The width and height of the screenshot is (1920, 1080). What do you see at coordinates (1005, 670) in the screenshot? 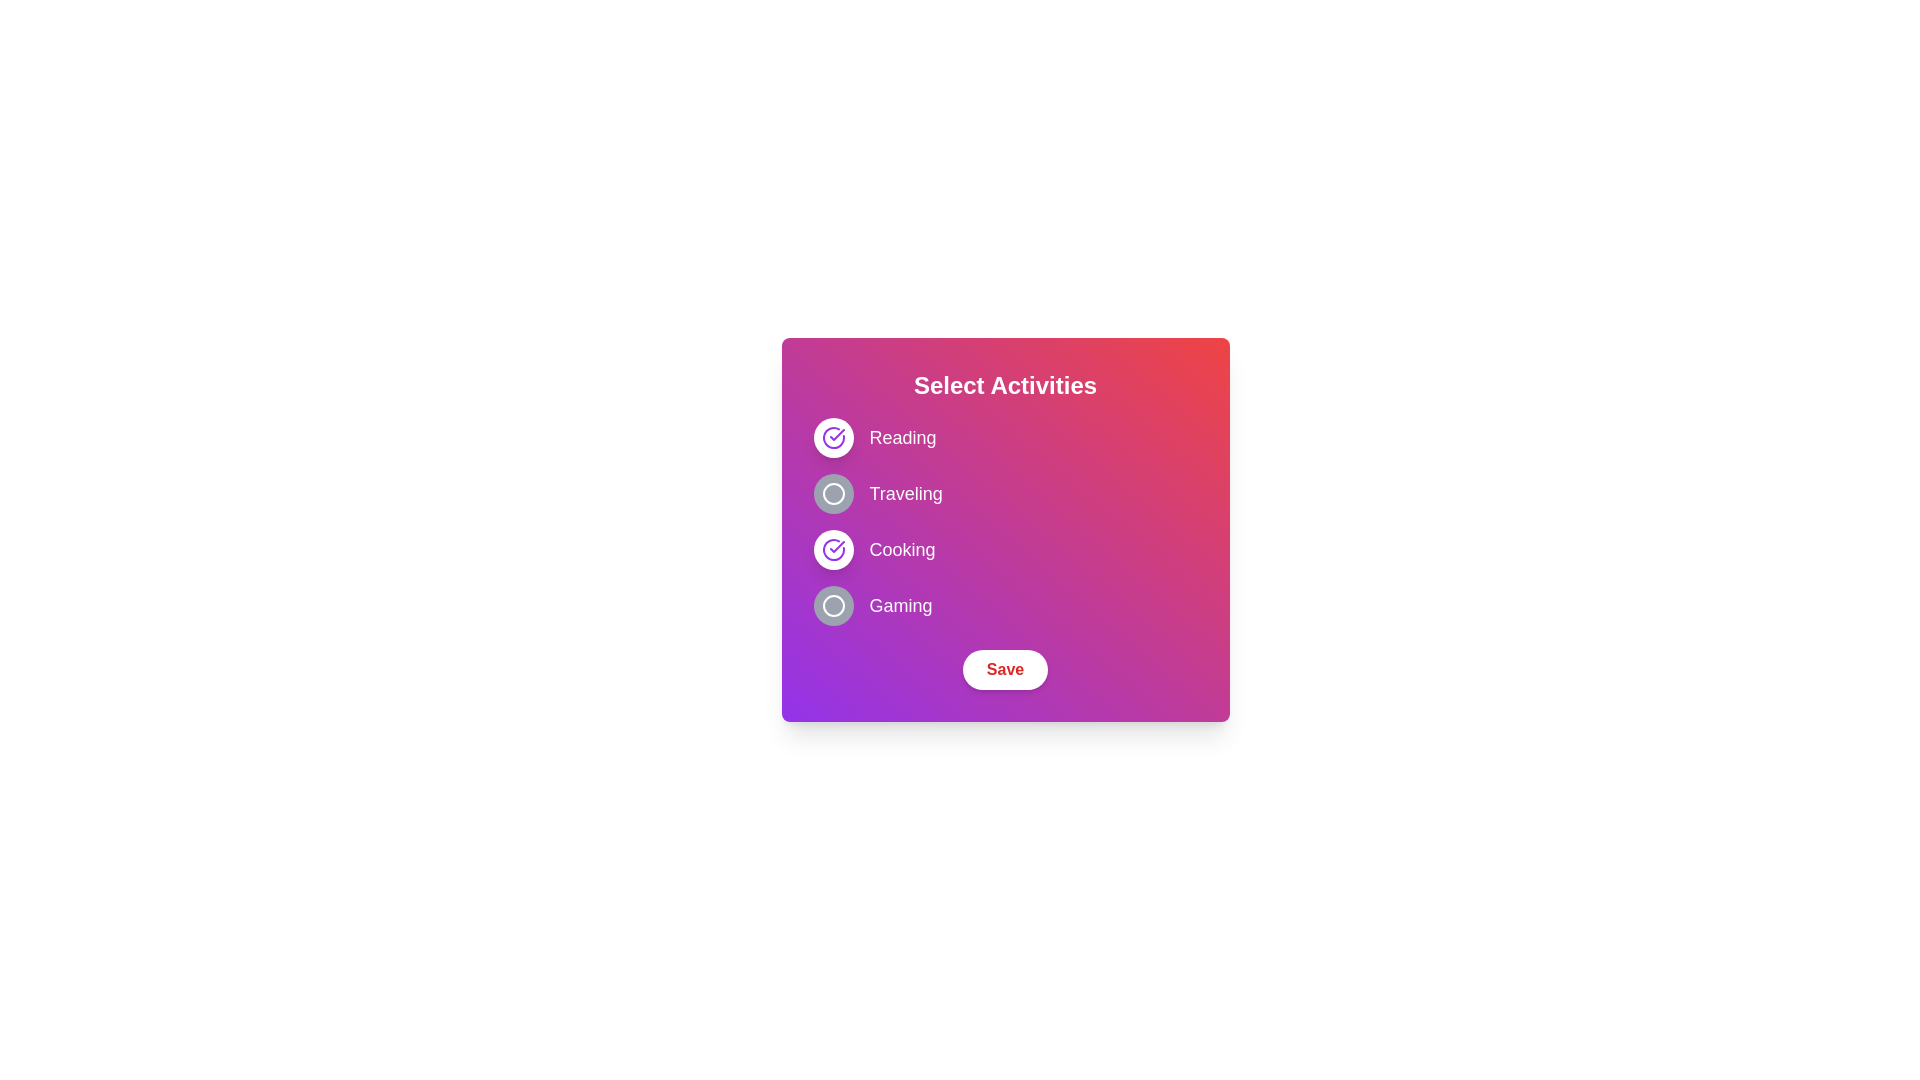
I see `'Save' button to confirm the selected activities` at bounding box center [1005, 670].